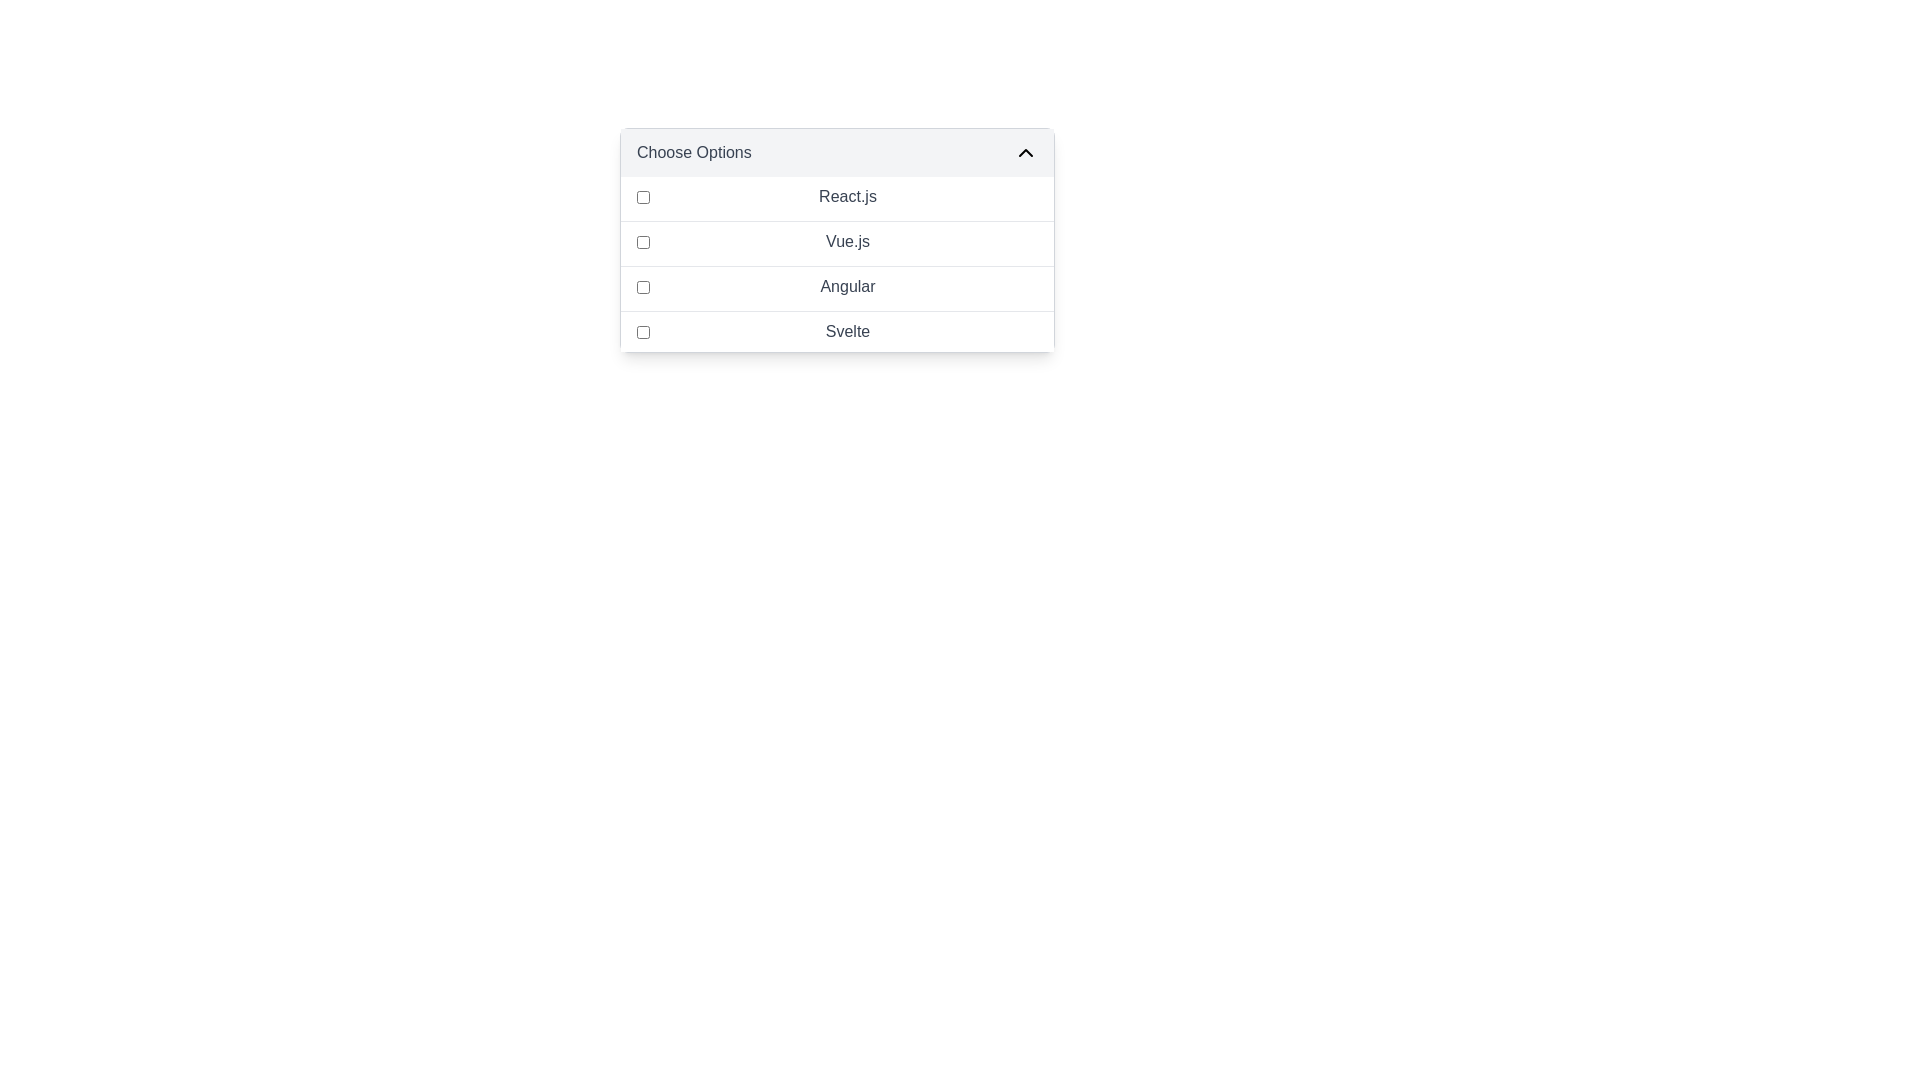 Image resolution: width=1920 pixels, height=1080 pixels. I want to click on the checkbox, so click(643, 196).